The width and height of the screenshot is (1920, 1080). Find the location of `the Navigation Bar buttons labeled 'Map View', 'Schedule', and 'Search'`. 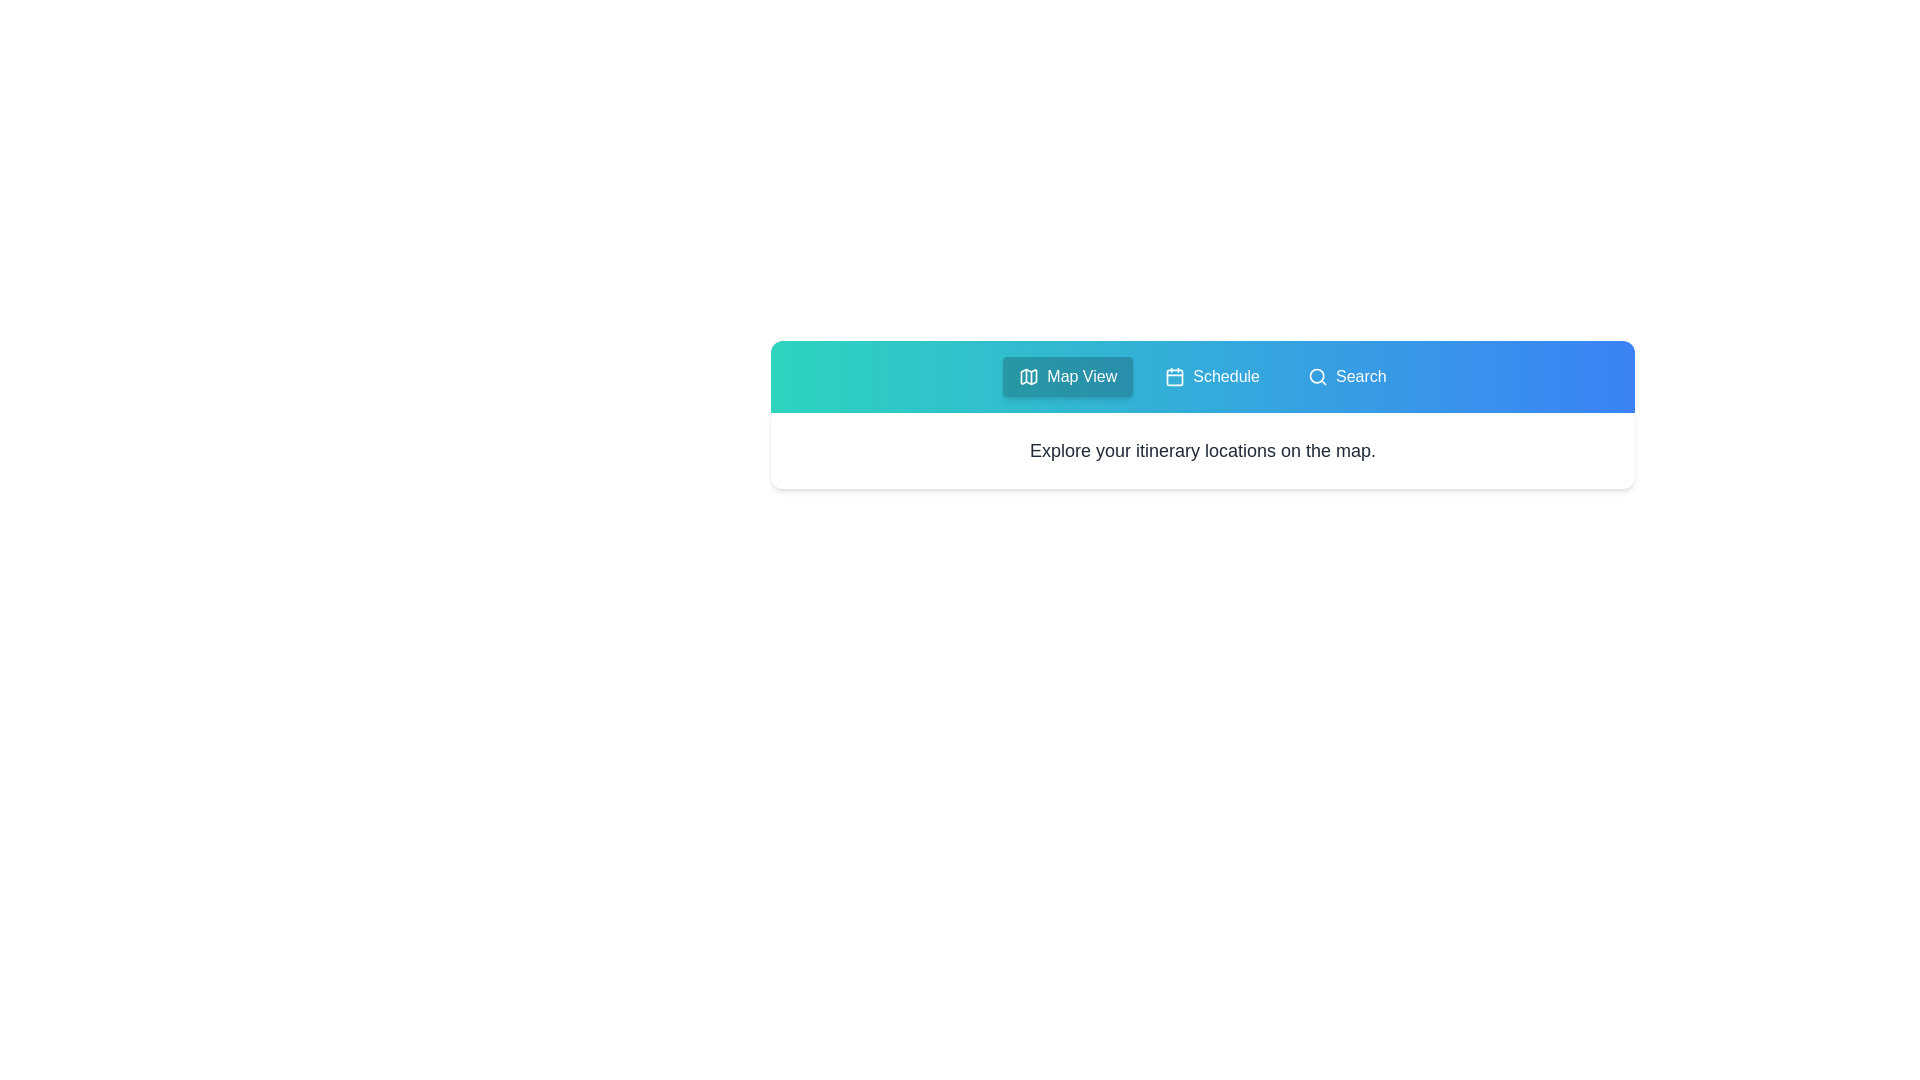

the Navigation Bar buttons labeled 'Map View', 'Schedule', and 'Search' is located at coordinates (1202, 377).